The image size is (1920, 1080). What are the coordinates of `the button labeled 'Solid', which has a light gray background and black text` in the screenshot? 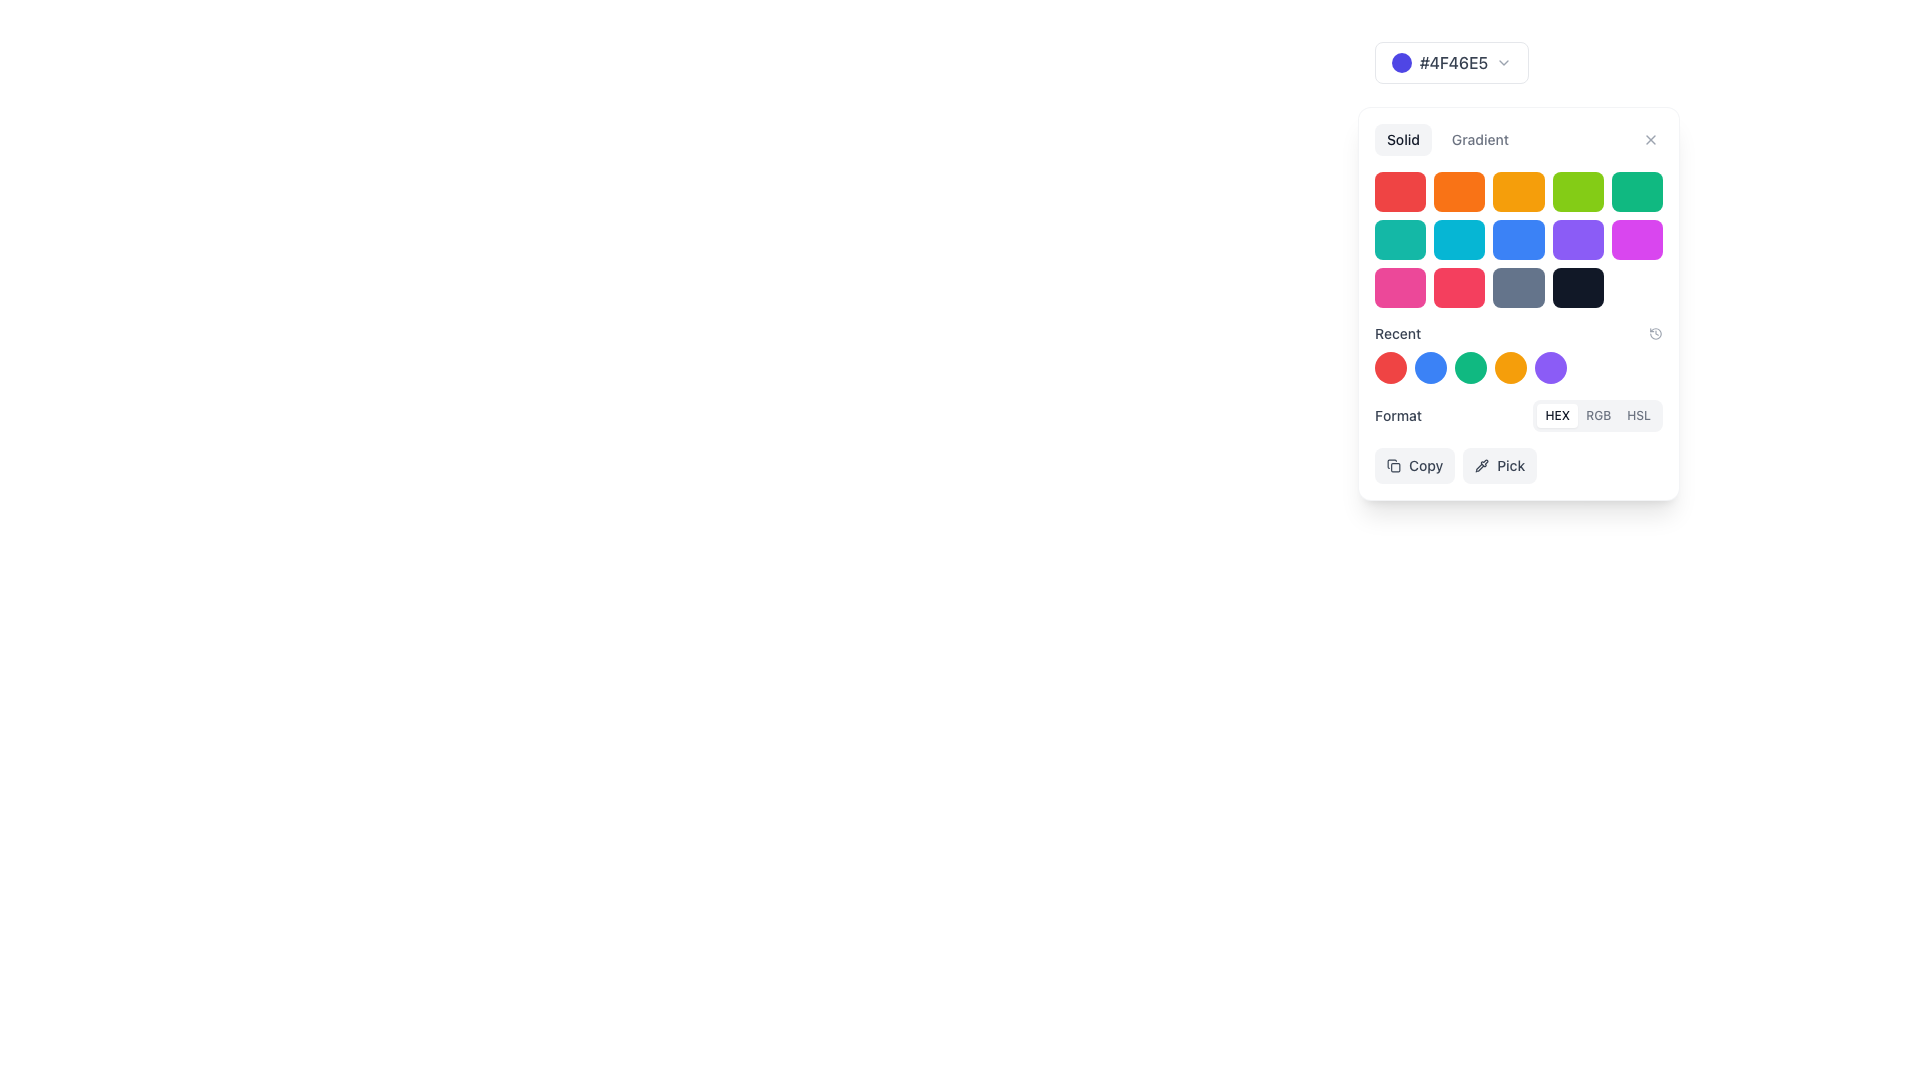 It's located at (1402, 138).